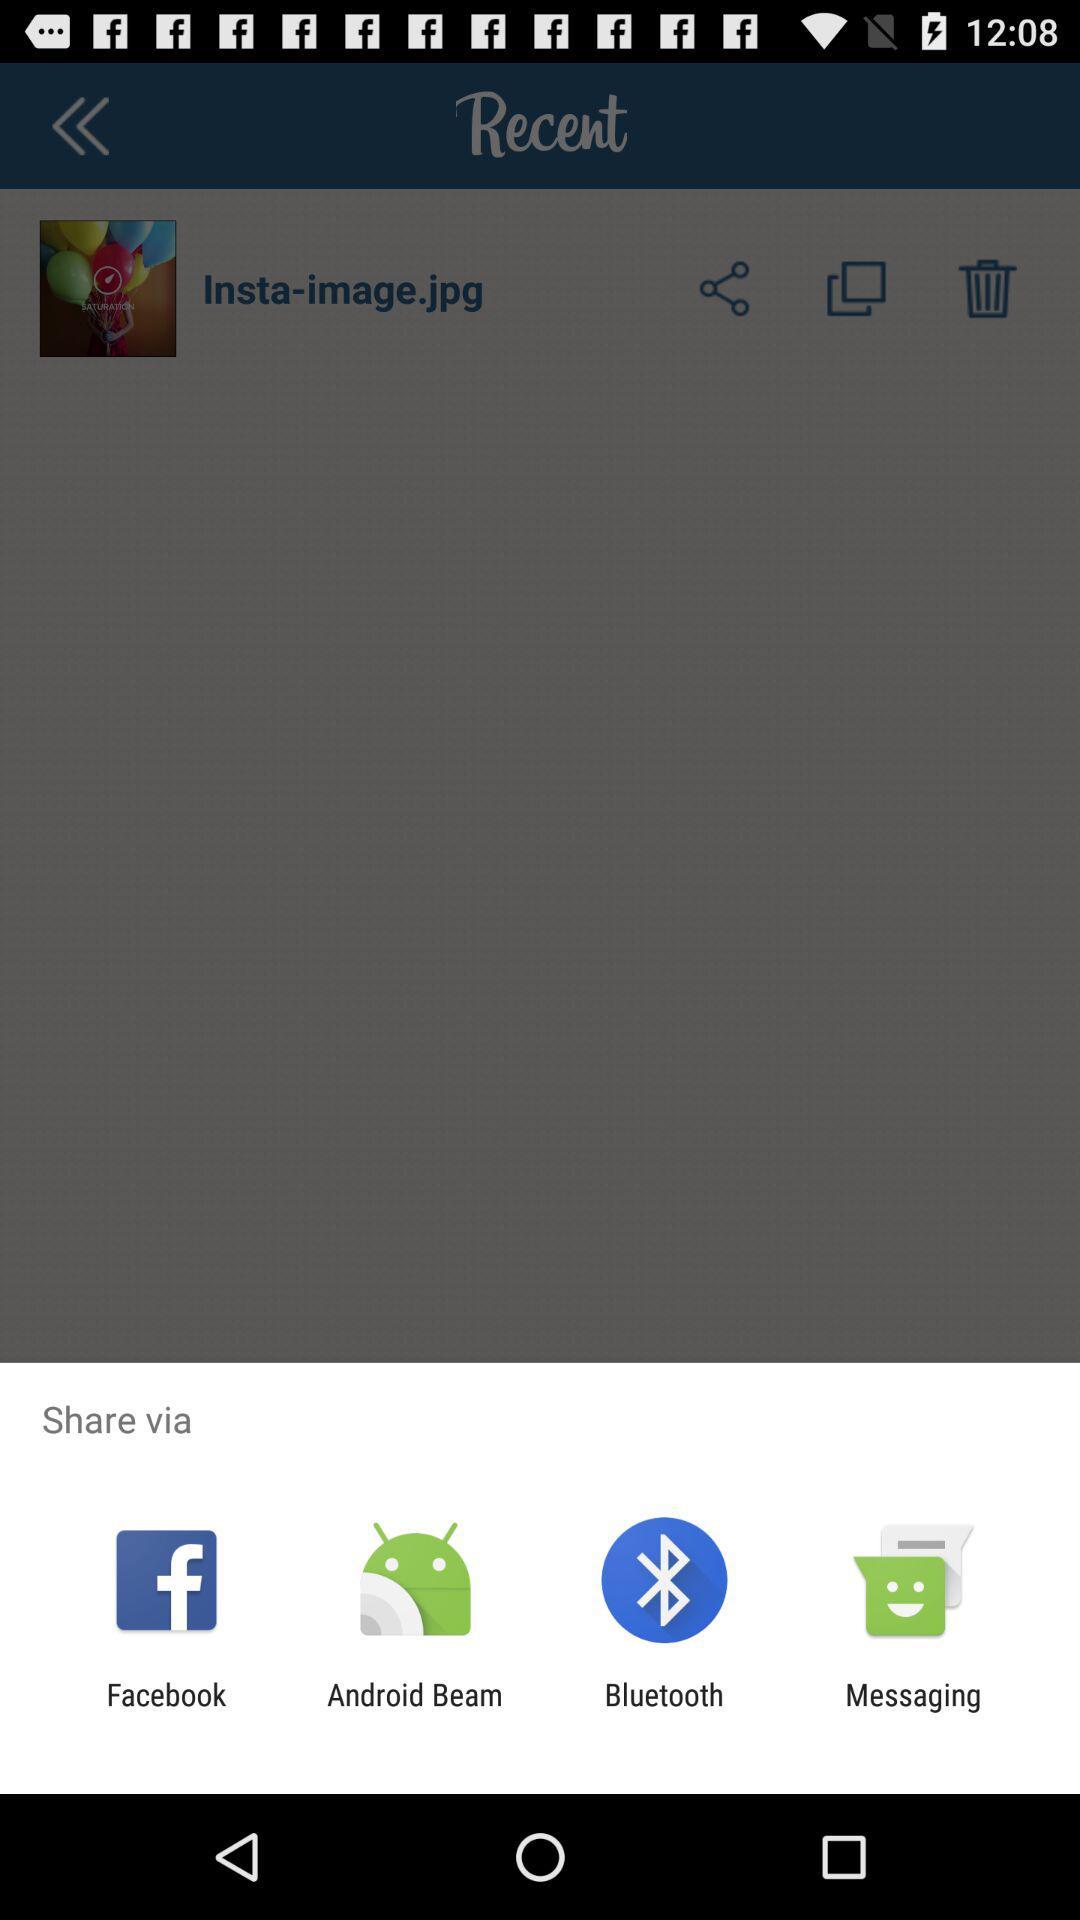  Describe the element at coordinates (664, 1711) in the screenshot. I see `icon to the right of the android beam` at that location.